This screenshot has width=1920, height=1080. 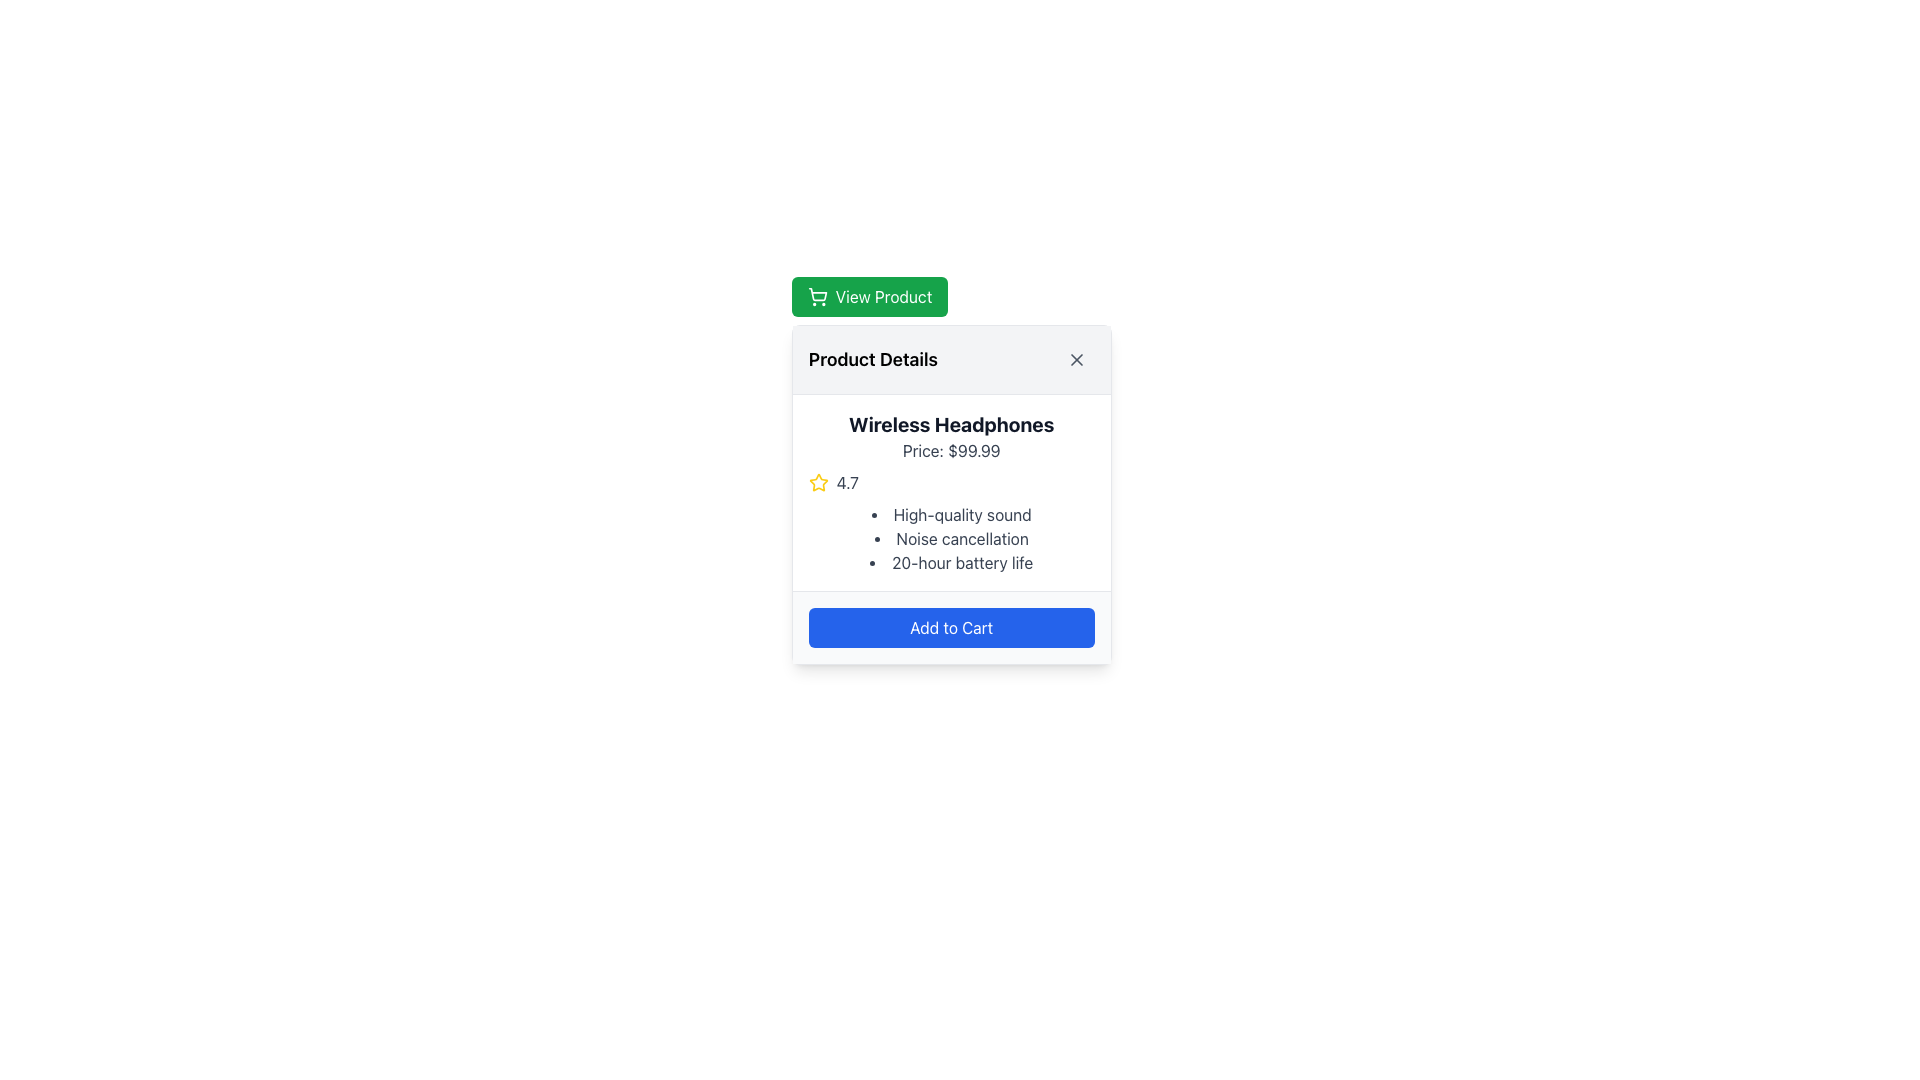 What do you see at coordinates (817, 297) in the screenshot?
I see `the shopping cart icon with a minimalist line art design located on the left side of the green button labeled 'View Product.'` at bounding box center [817, 297].